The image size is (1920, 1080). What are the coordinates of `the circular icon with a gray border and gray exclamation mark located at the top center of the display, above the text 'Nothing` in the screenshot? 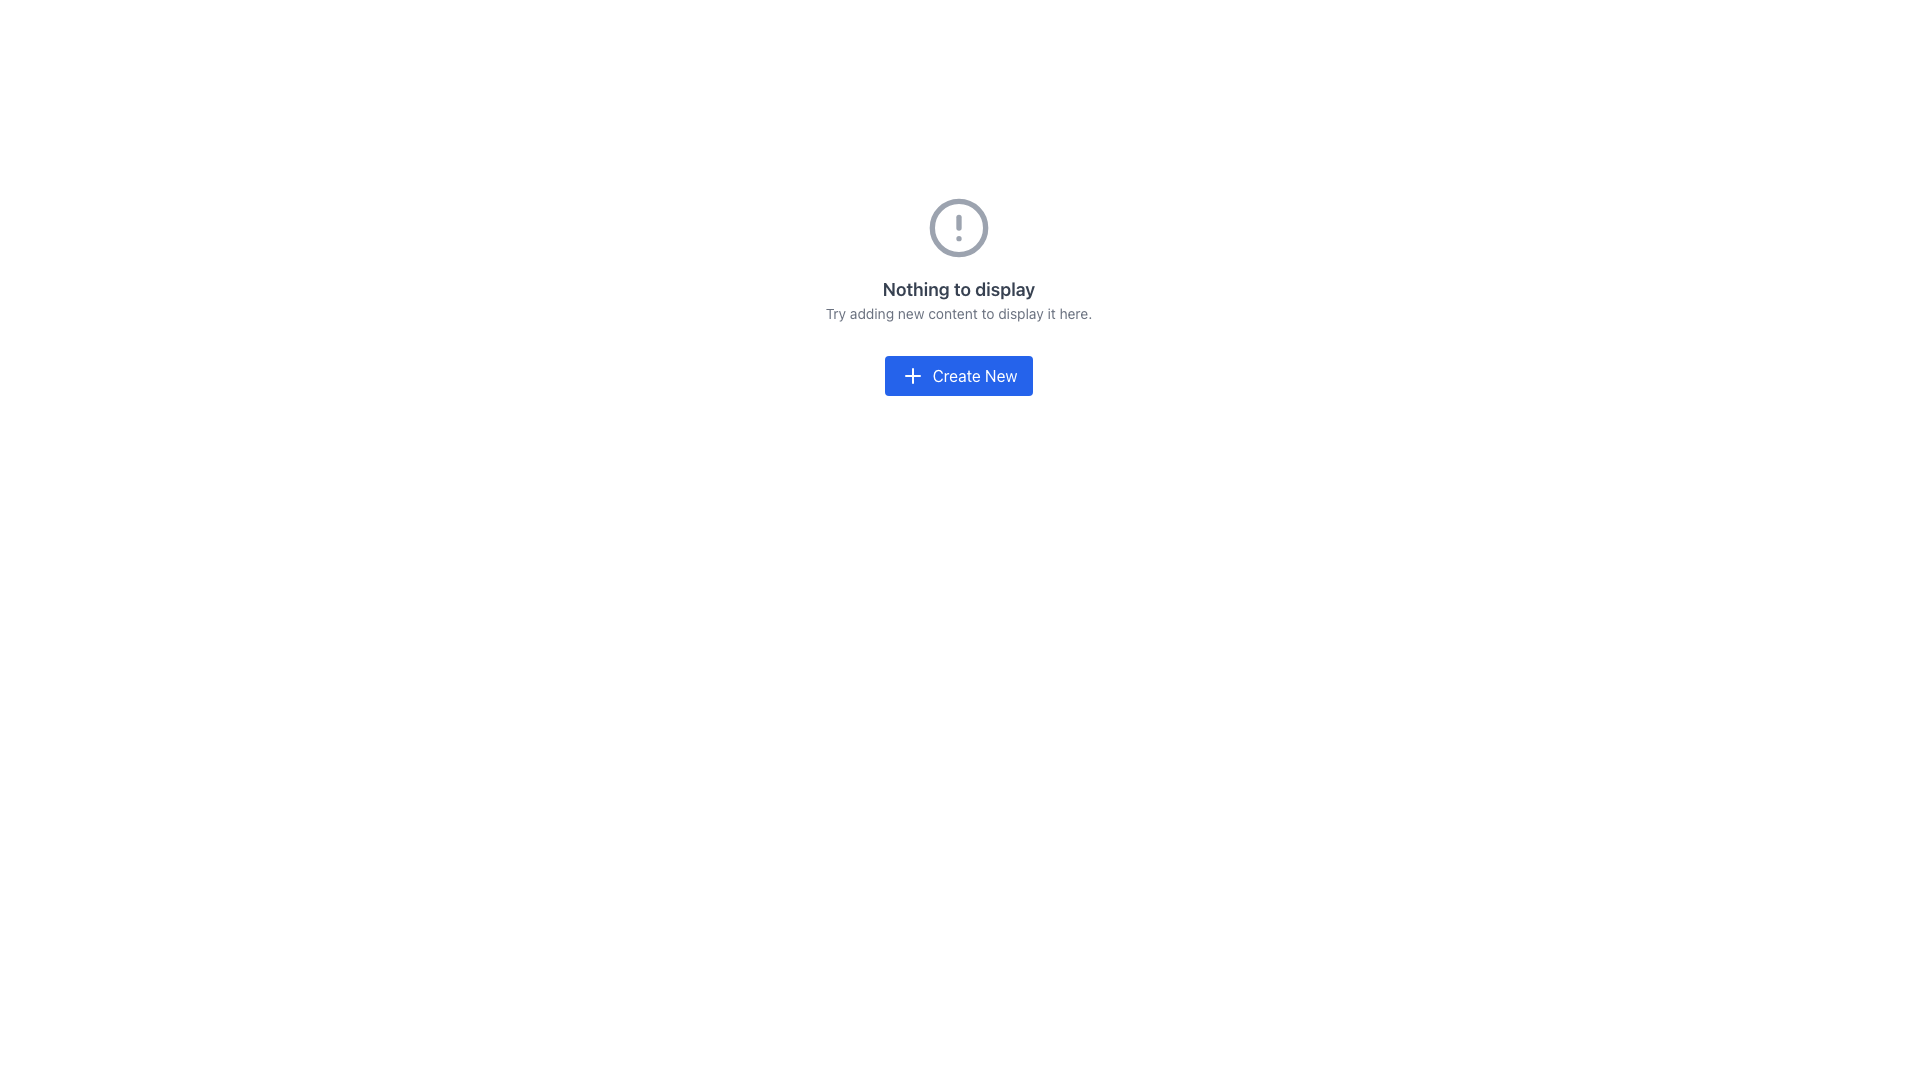 It's located at (958, 226).